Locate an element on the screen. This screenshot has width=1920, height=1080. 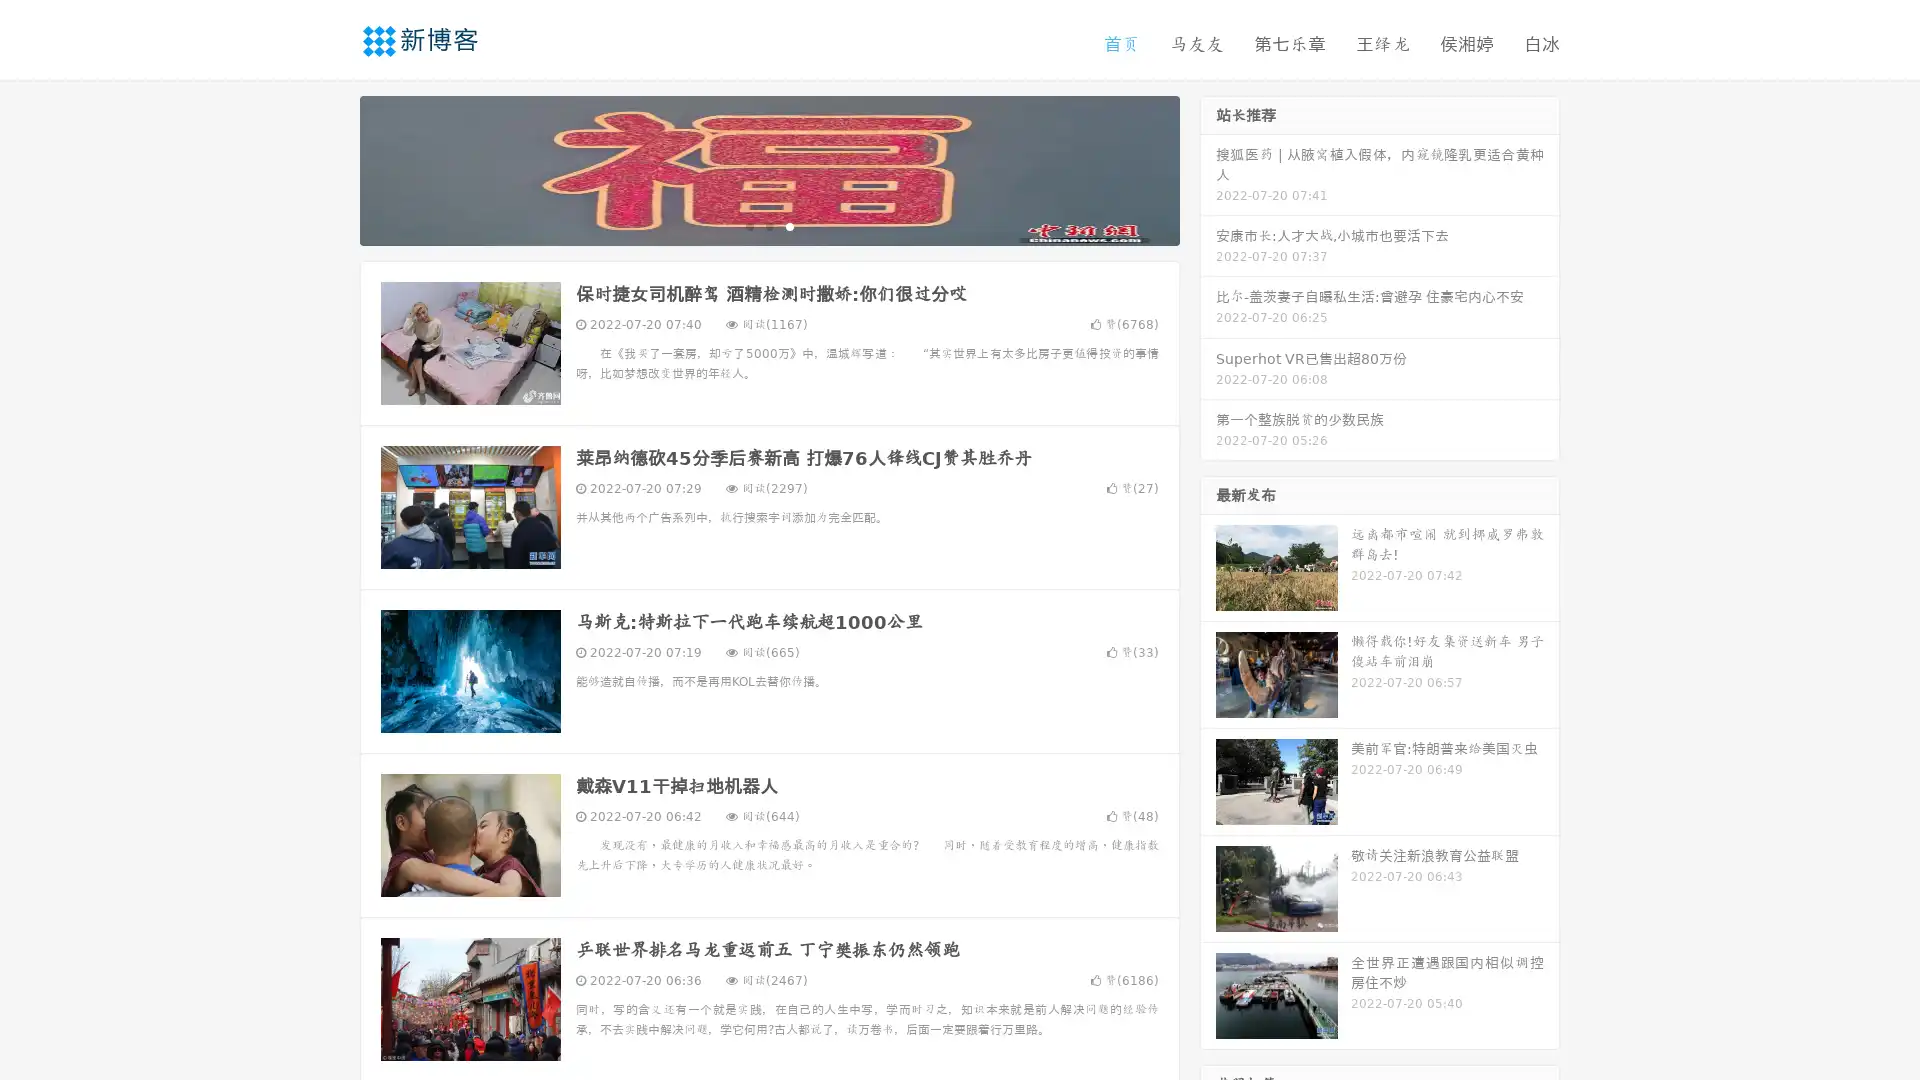
Go to slide 1 is located at coordinates (748, 225).